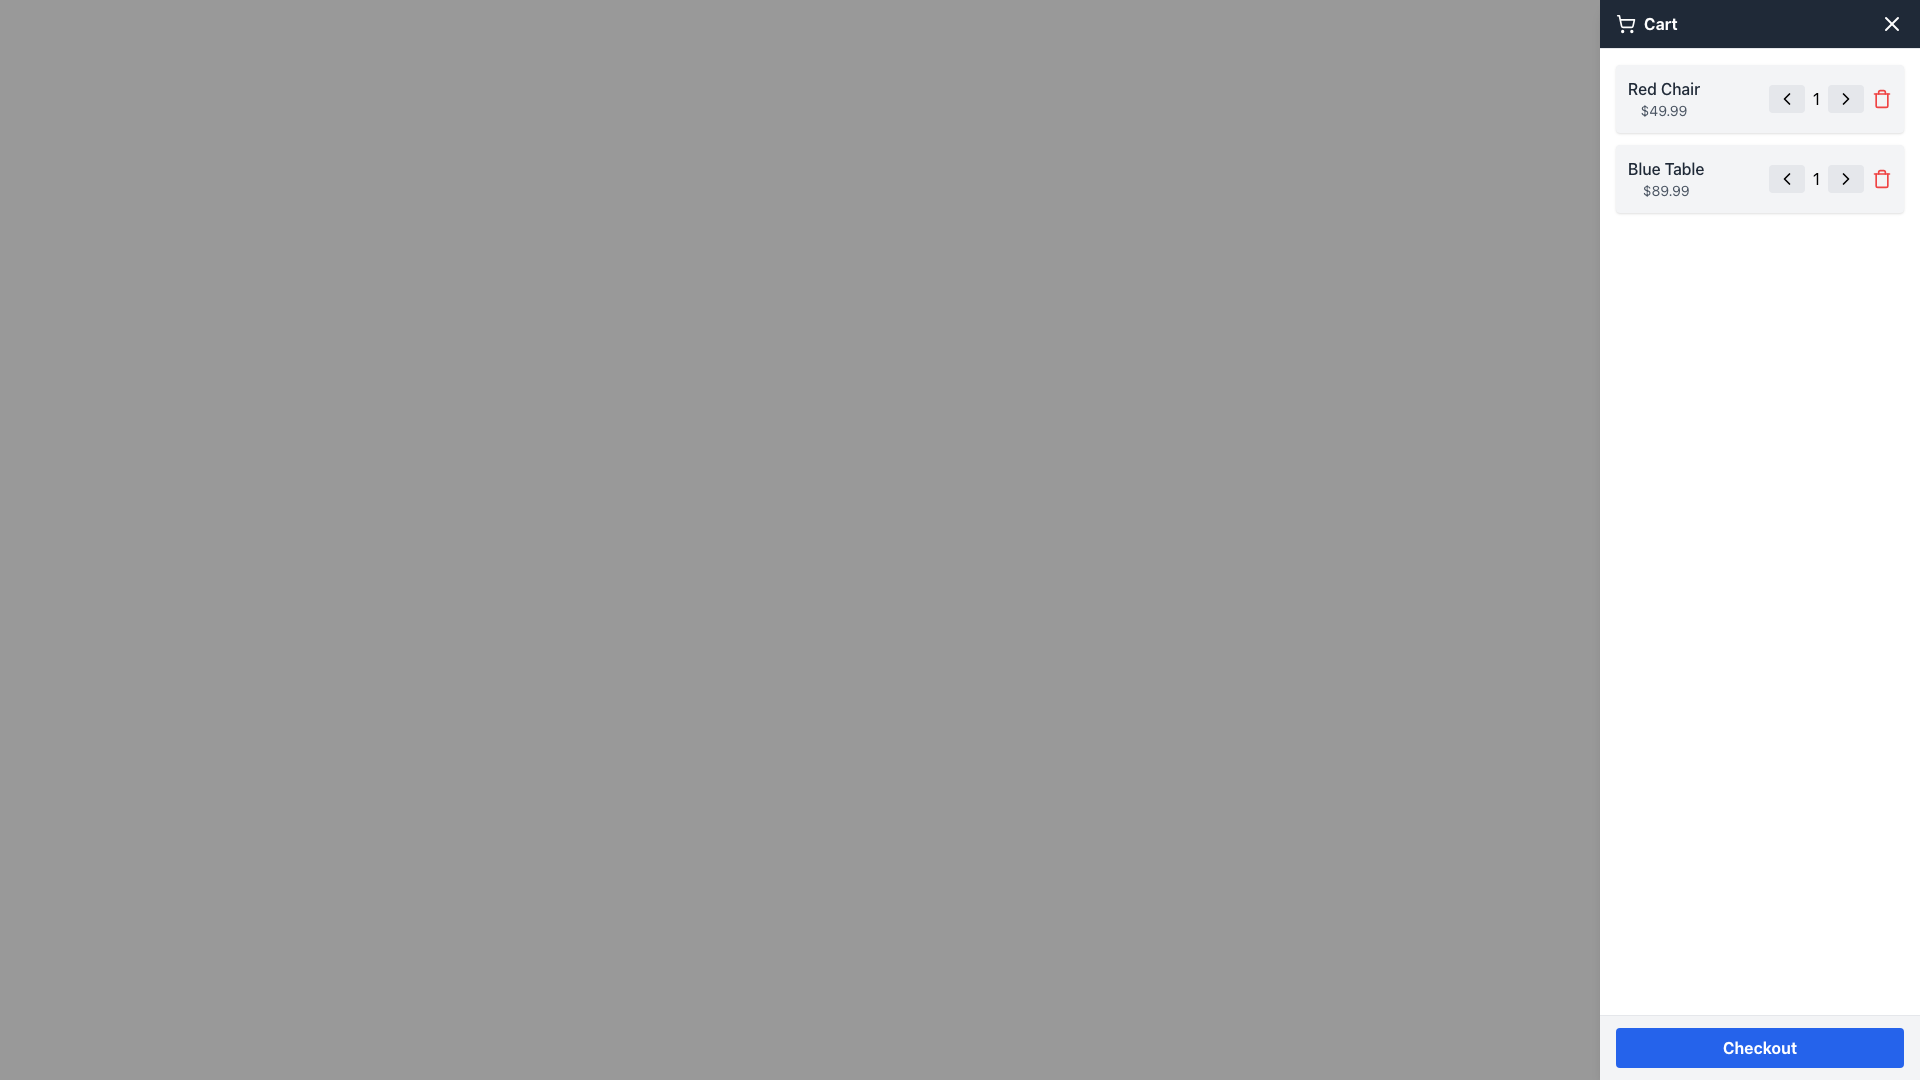 Image resolution: width=1920 pixels, height=1080 pixels. I want to click on the icon button located at the right end of the second row of entries in the cart section, so click(1880, 99).